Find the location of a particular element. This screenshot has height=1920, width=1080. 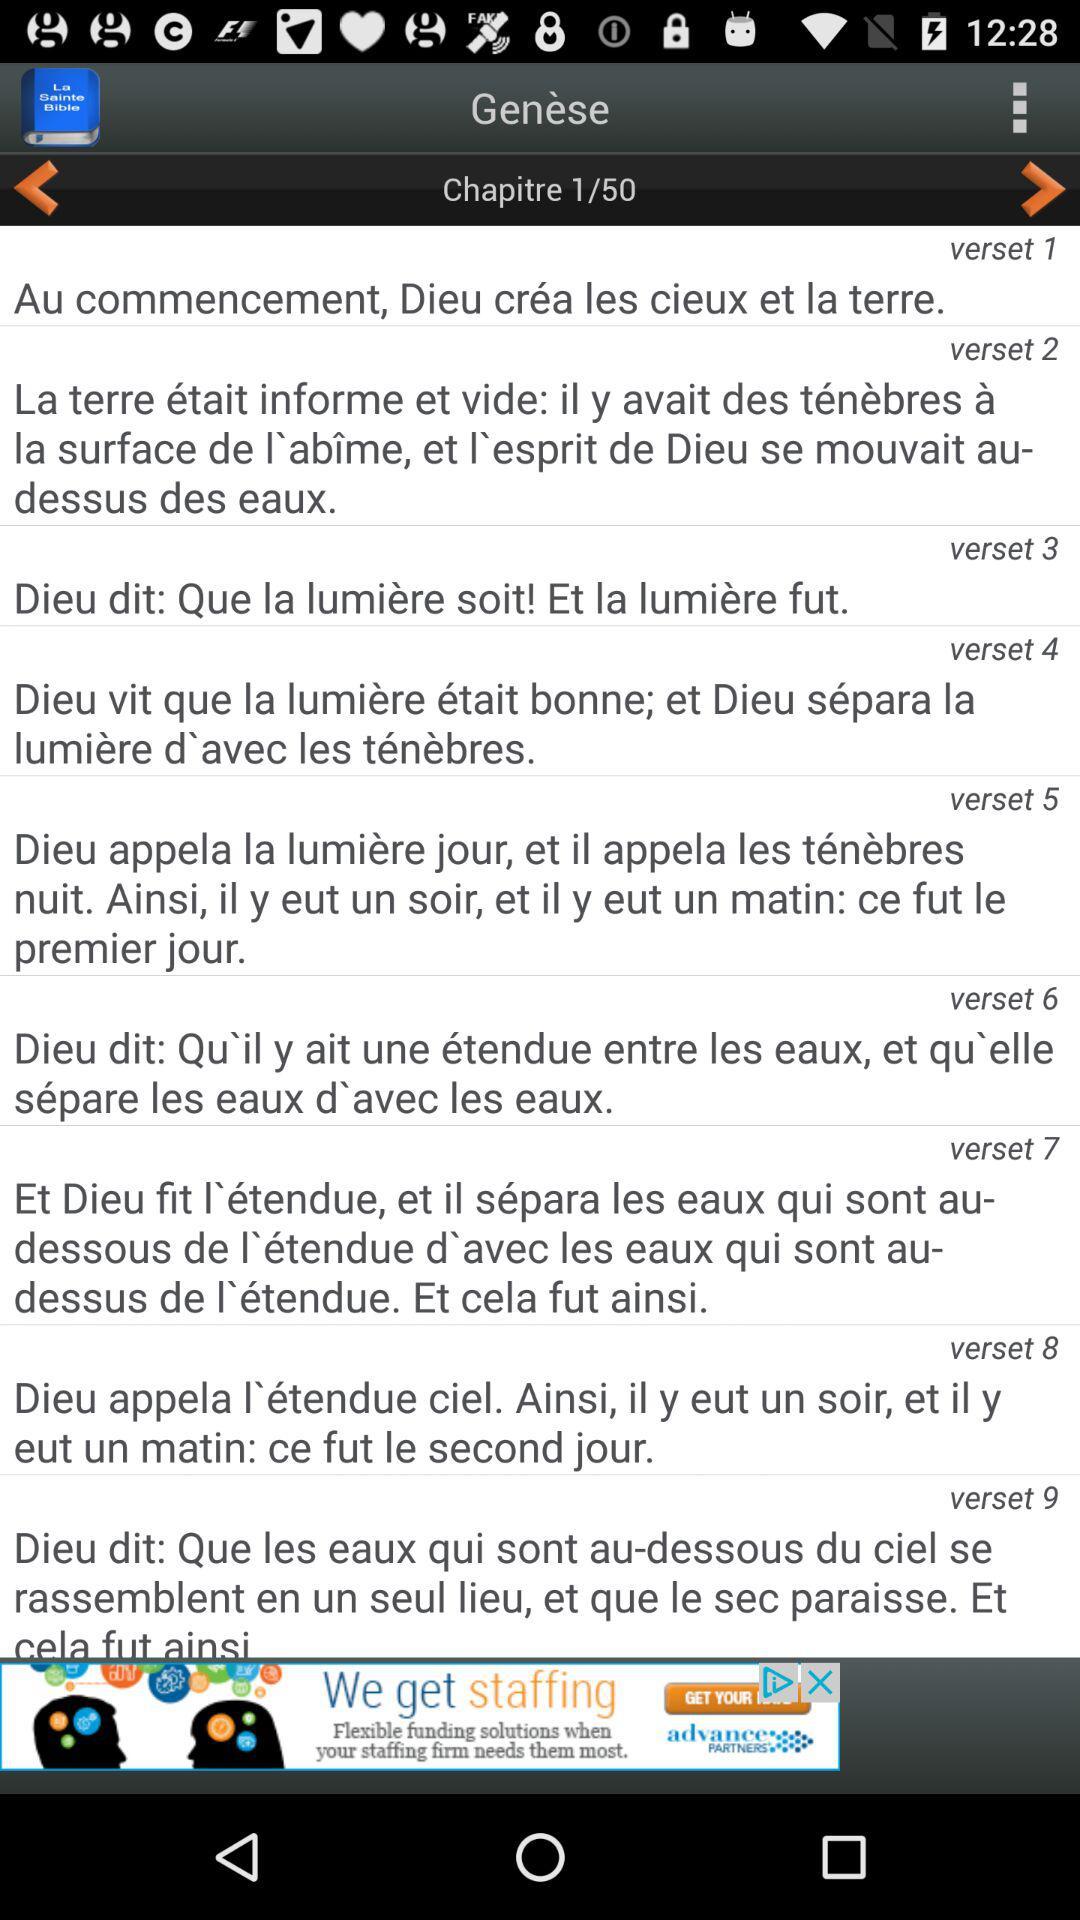

the book icon is located at coordinates (59, 114).